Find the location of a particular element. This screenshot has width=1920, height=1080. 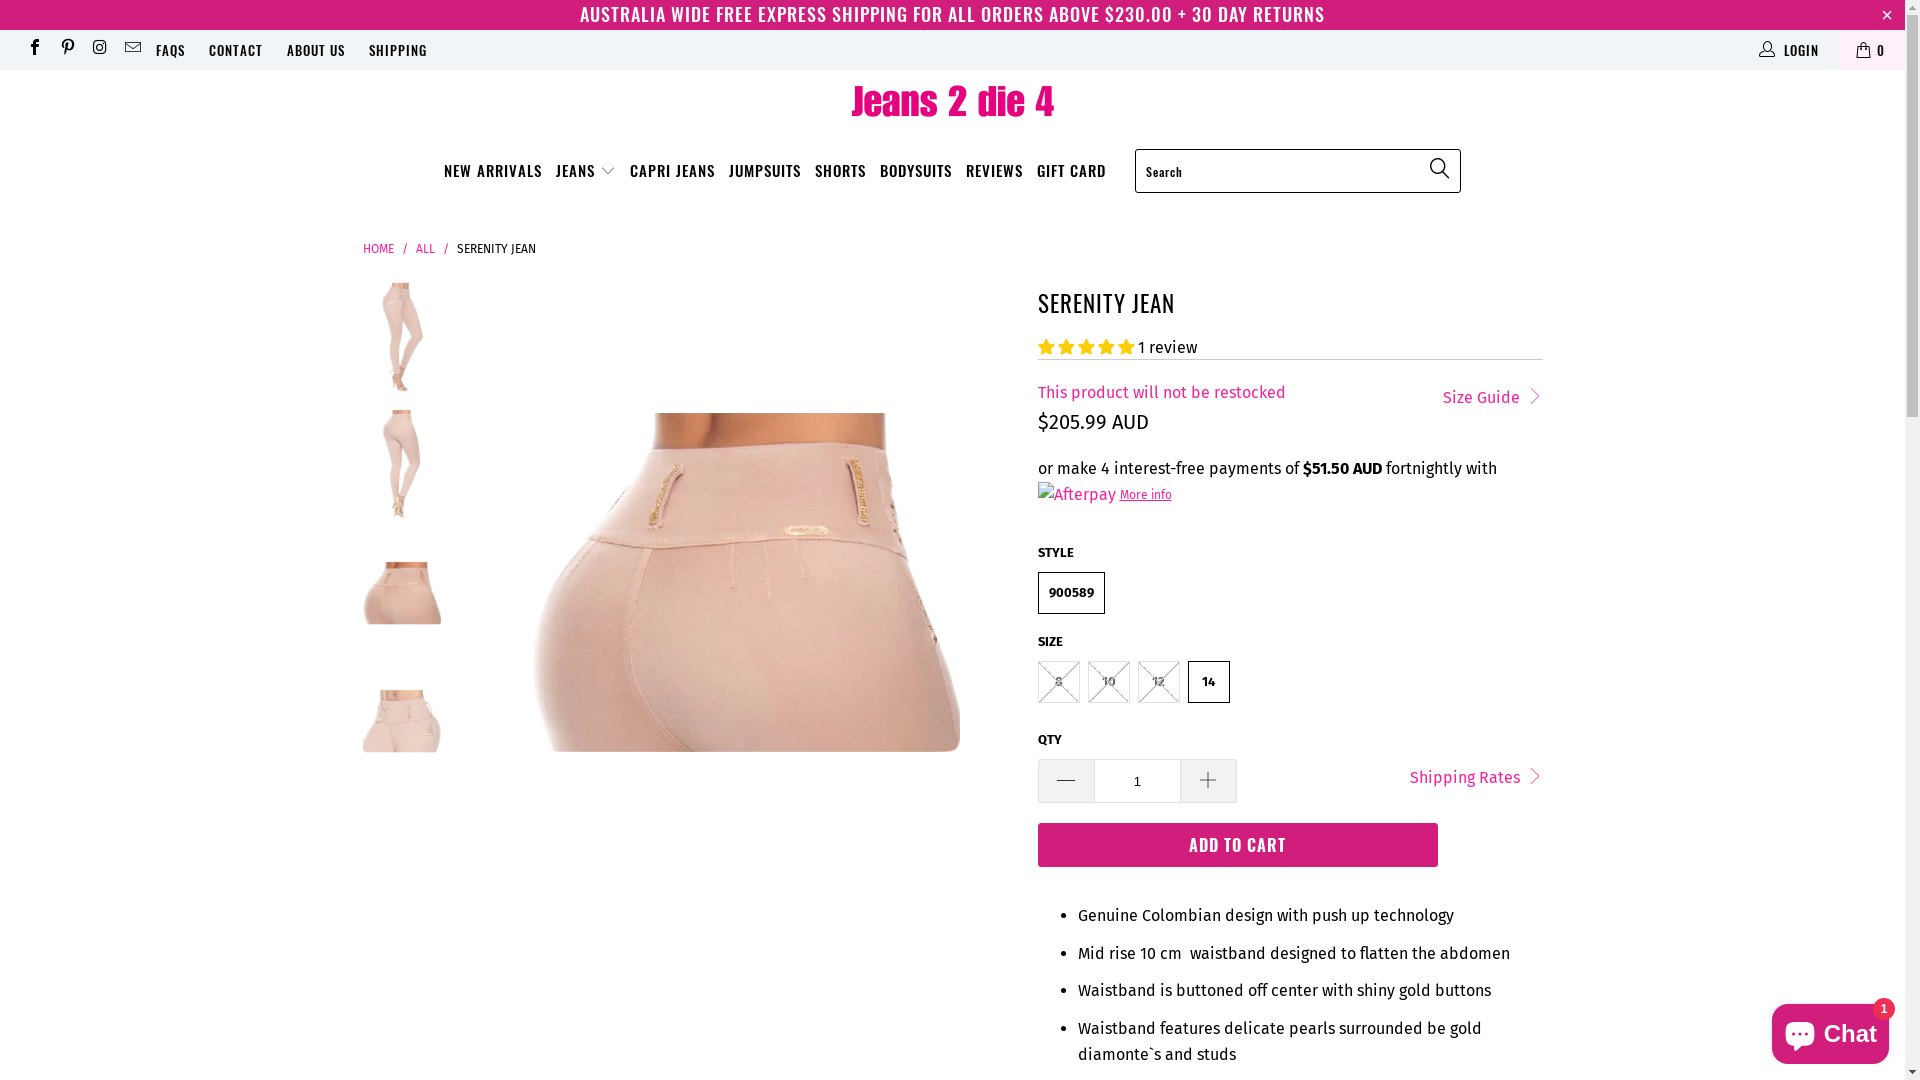

'Jeans 2 Die 4 on Pinterest' is located at coordinates (66, 48).